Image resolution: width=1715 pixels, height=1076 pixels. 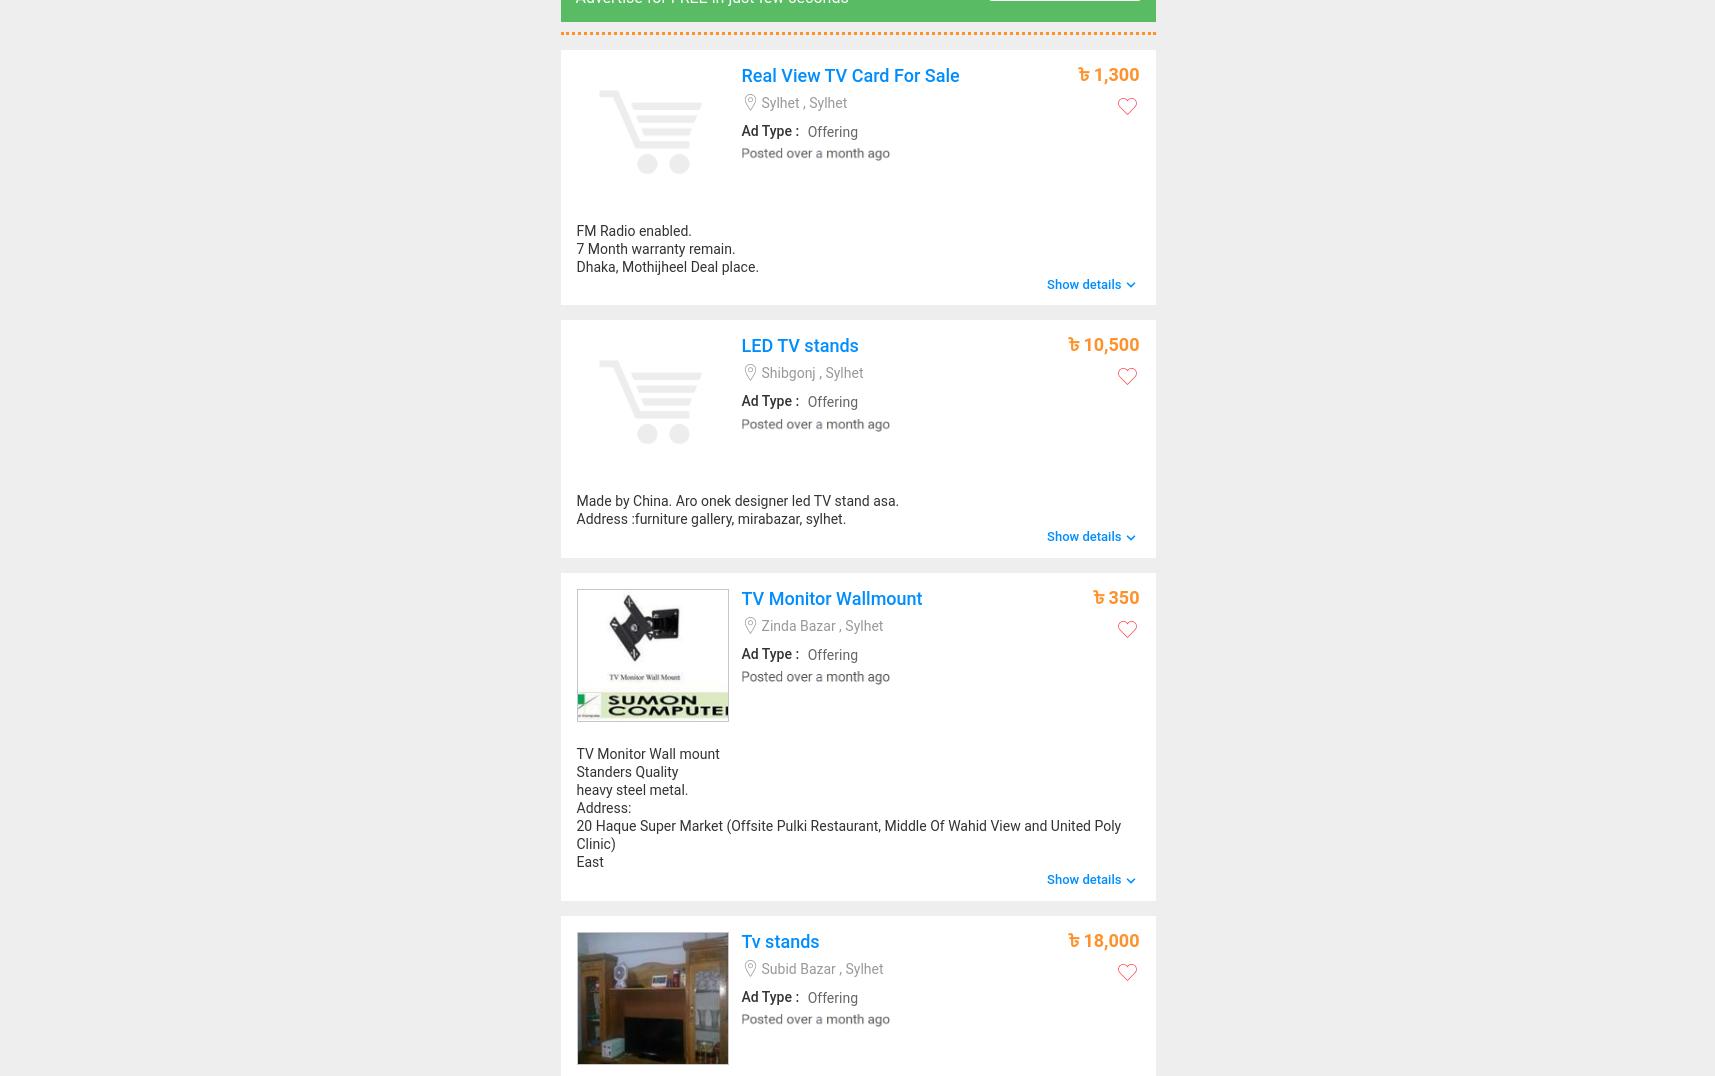 What do you see at coordinates (778, 939) in the screenshot?
I see `'Tv stands'` at bounding box center [778, 939].